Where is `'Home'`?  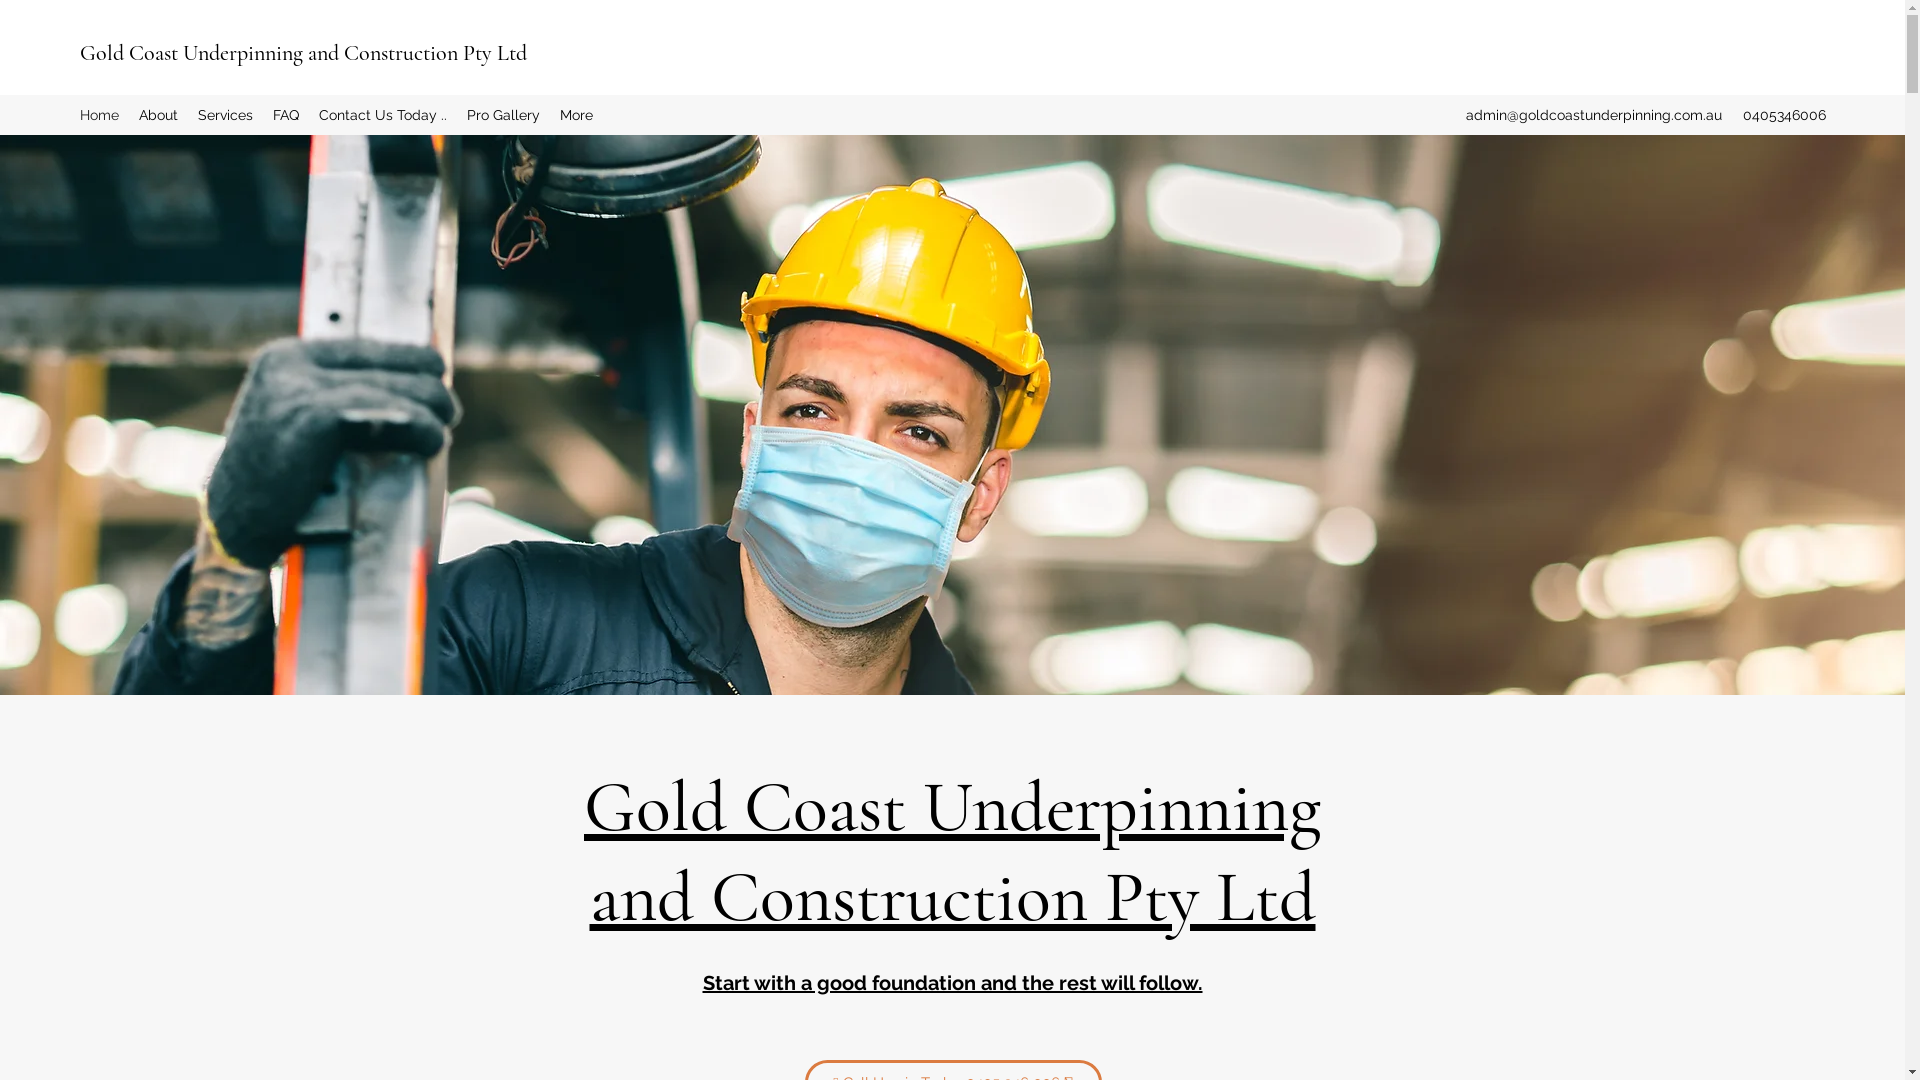 'Home' is located at coordinates (98, 115).